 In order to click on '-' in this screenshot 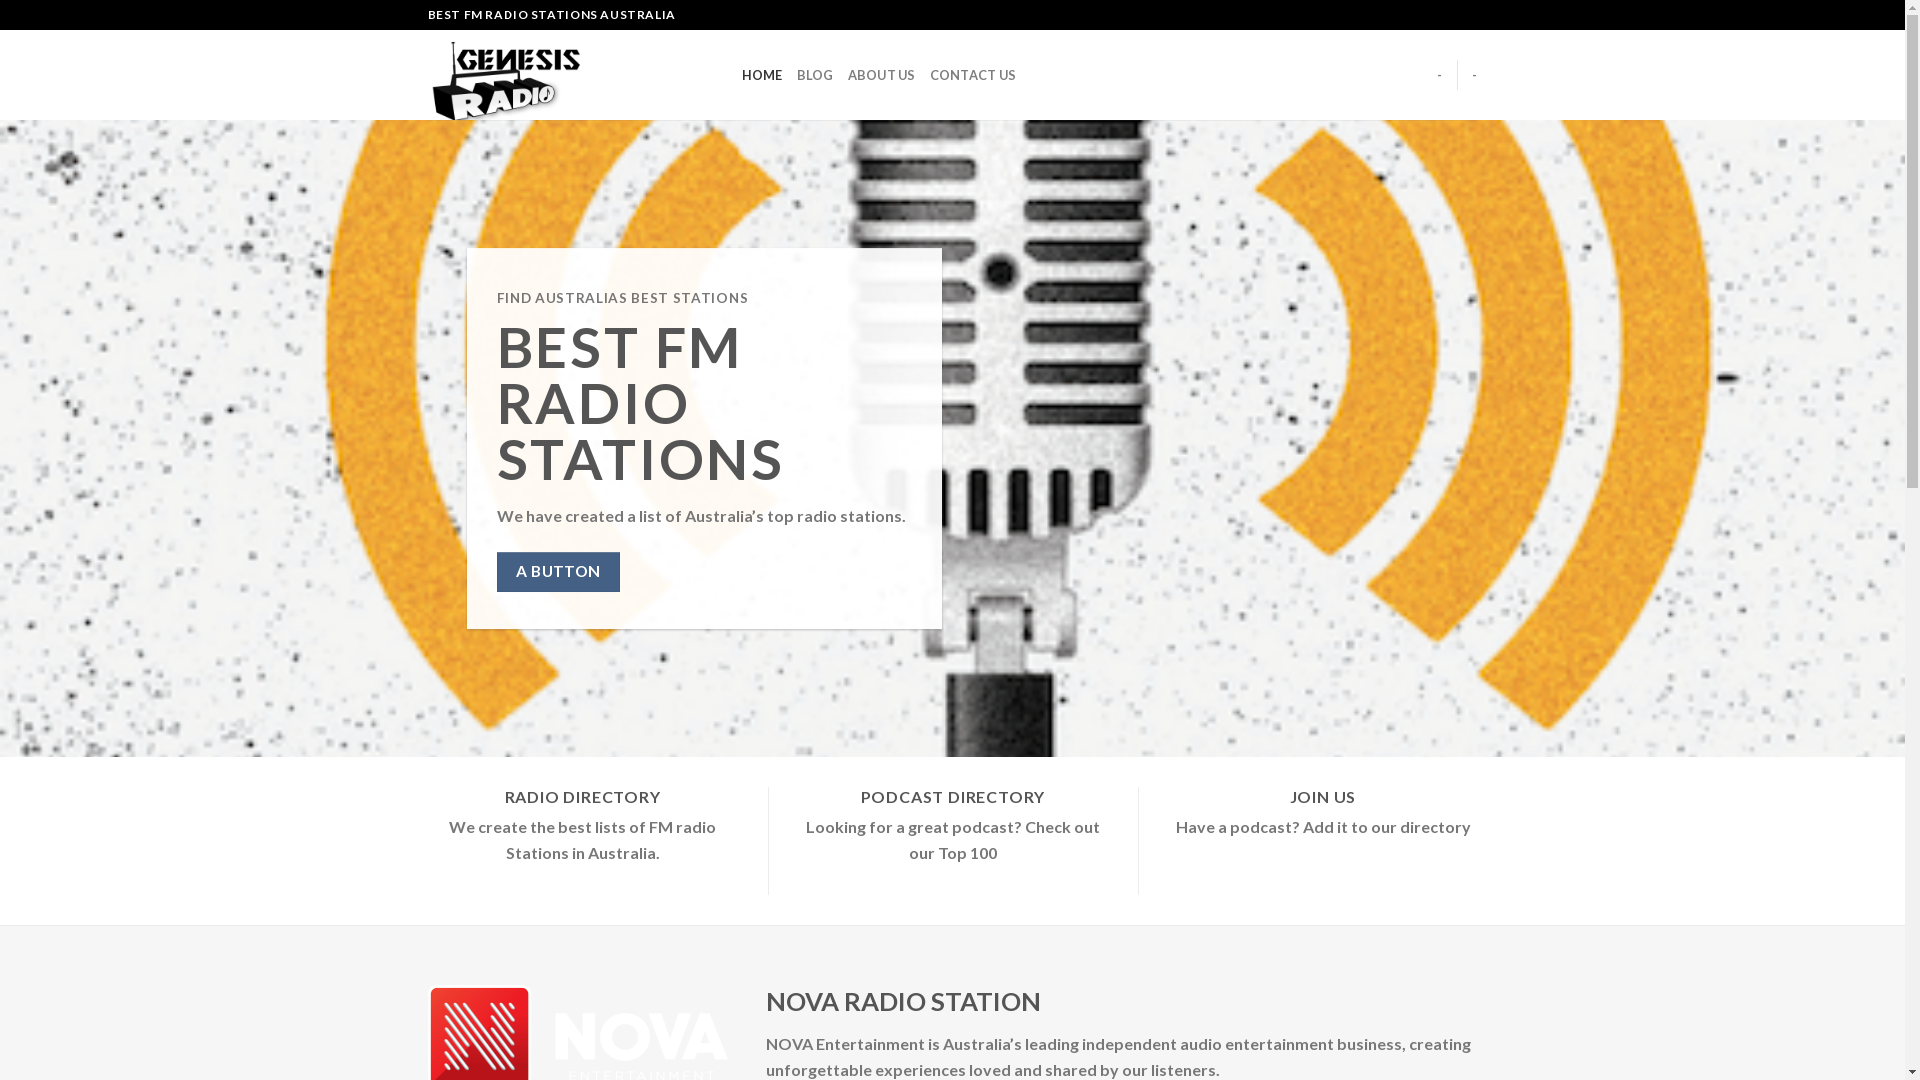, I will do `click(1474, 73)`.